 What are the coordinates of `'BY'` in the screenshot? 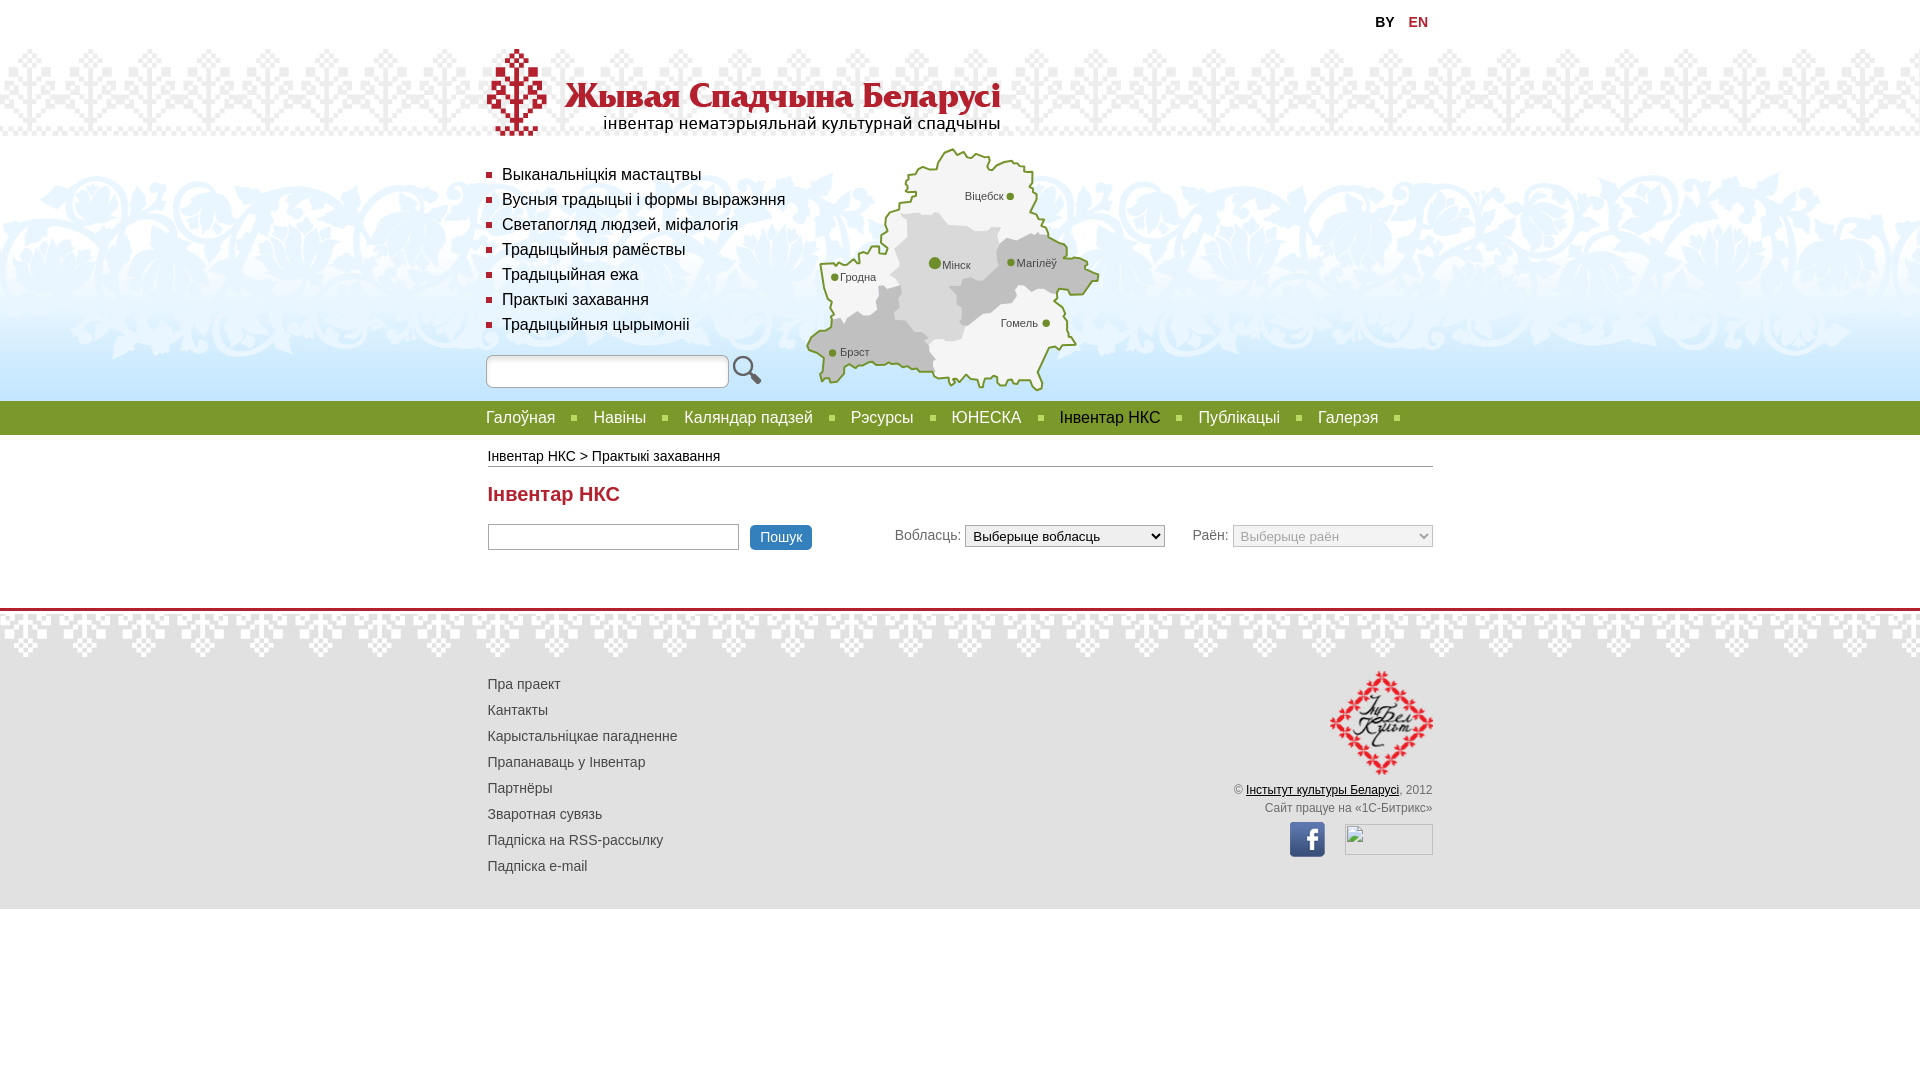 It's located at (1383, 22).